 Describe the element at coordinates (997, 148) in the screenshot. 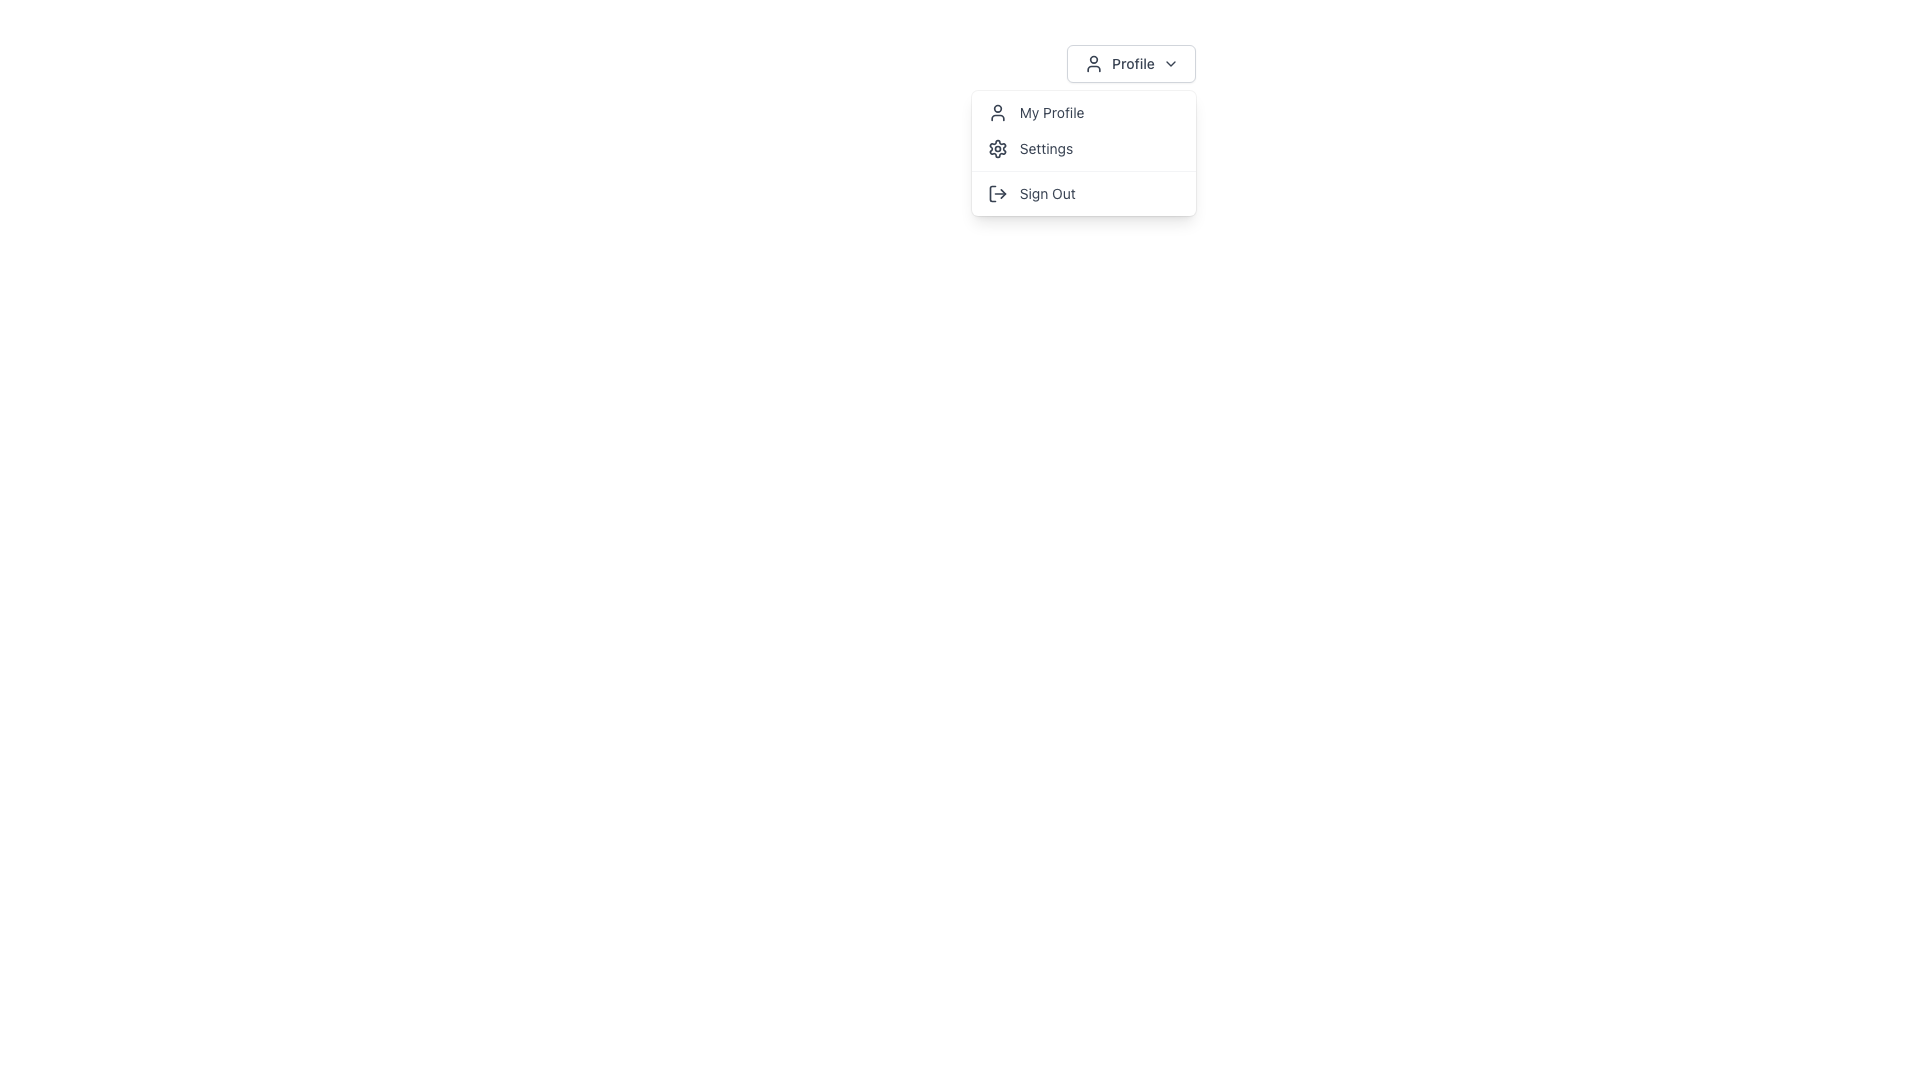

I see `the 'Settings' icon located to the left of the 'Settings' option in the dropdown menu below the 'Profile' button` at that location.